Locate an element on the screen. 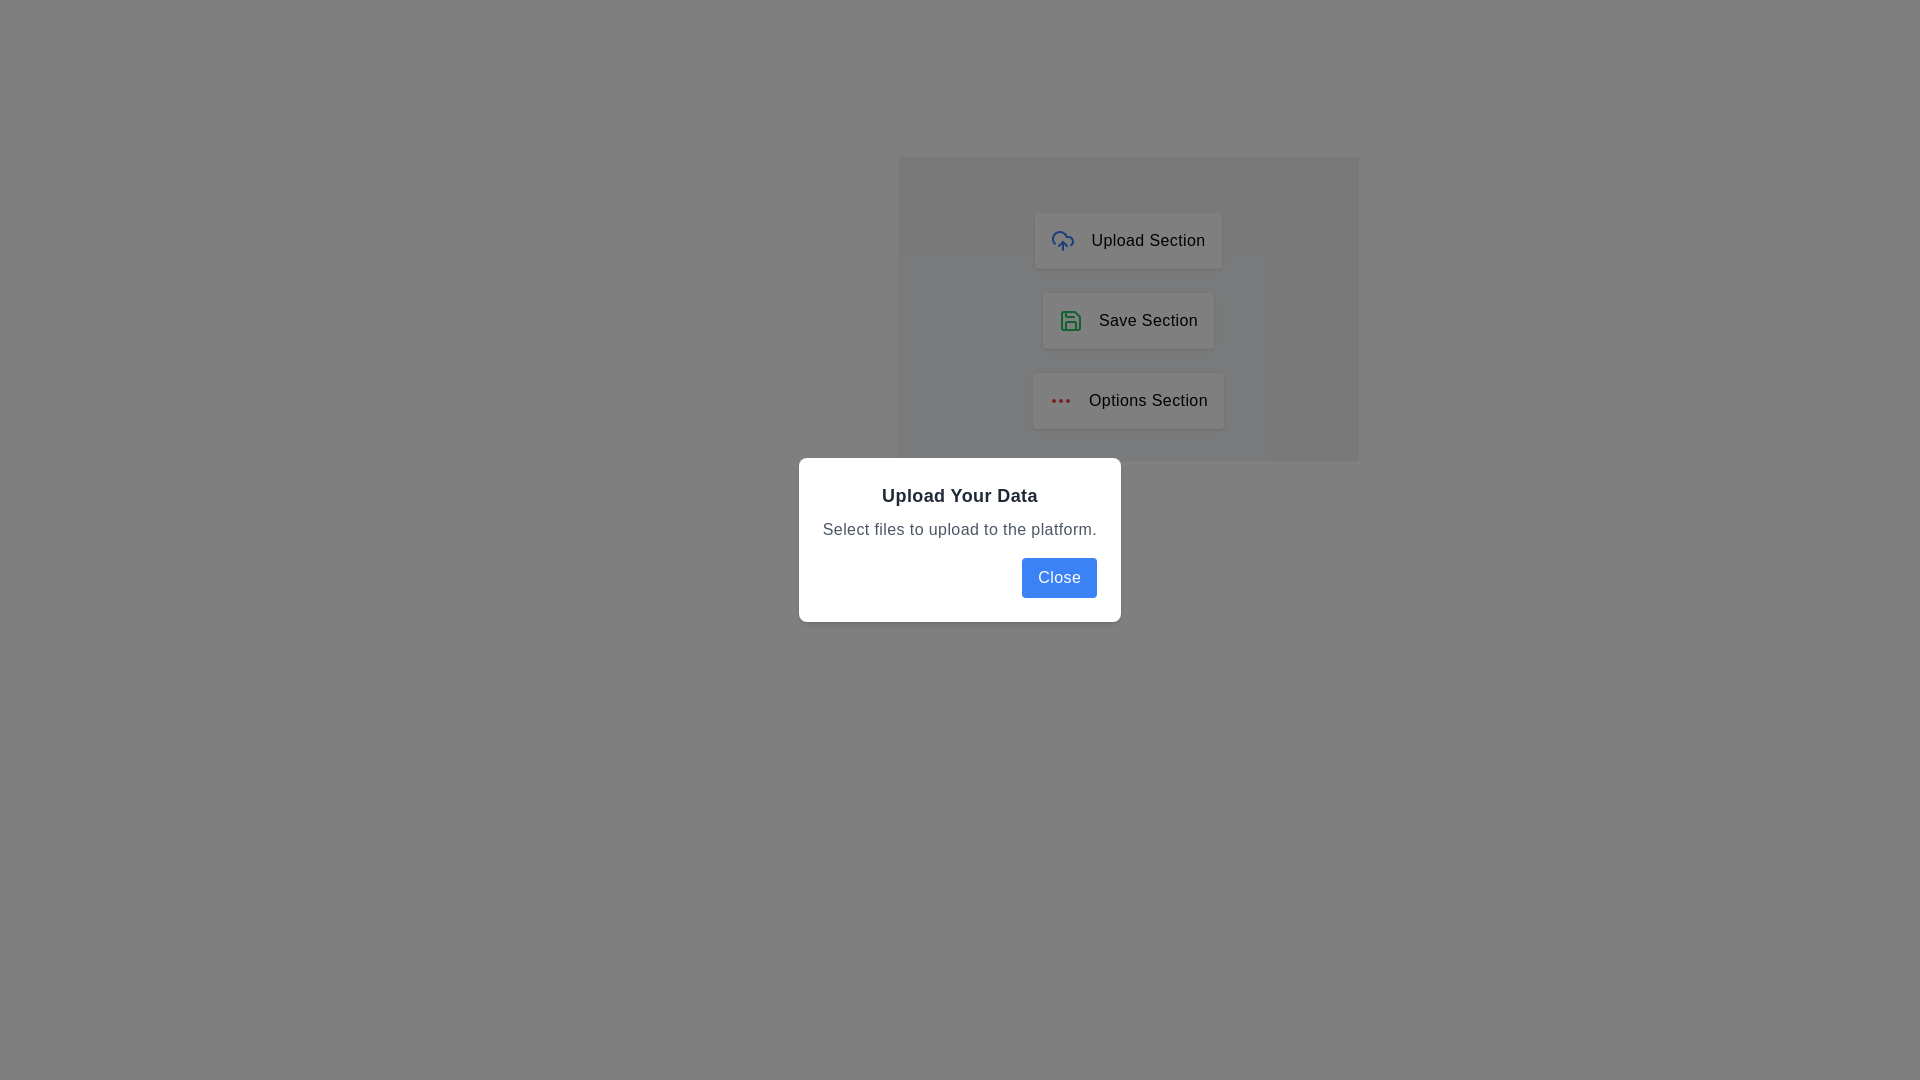  the text label that provides context for uploading files, positioned to the right of the cloud upload icon and above the 'Save Section' and 'Options Section' buttons is located at coordinates (1148, 239).